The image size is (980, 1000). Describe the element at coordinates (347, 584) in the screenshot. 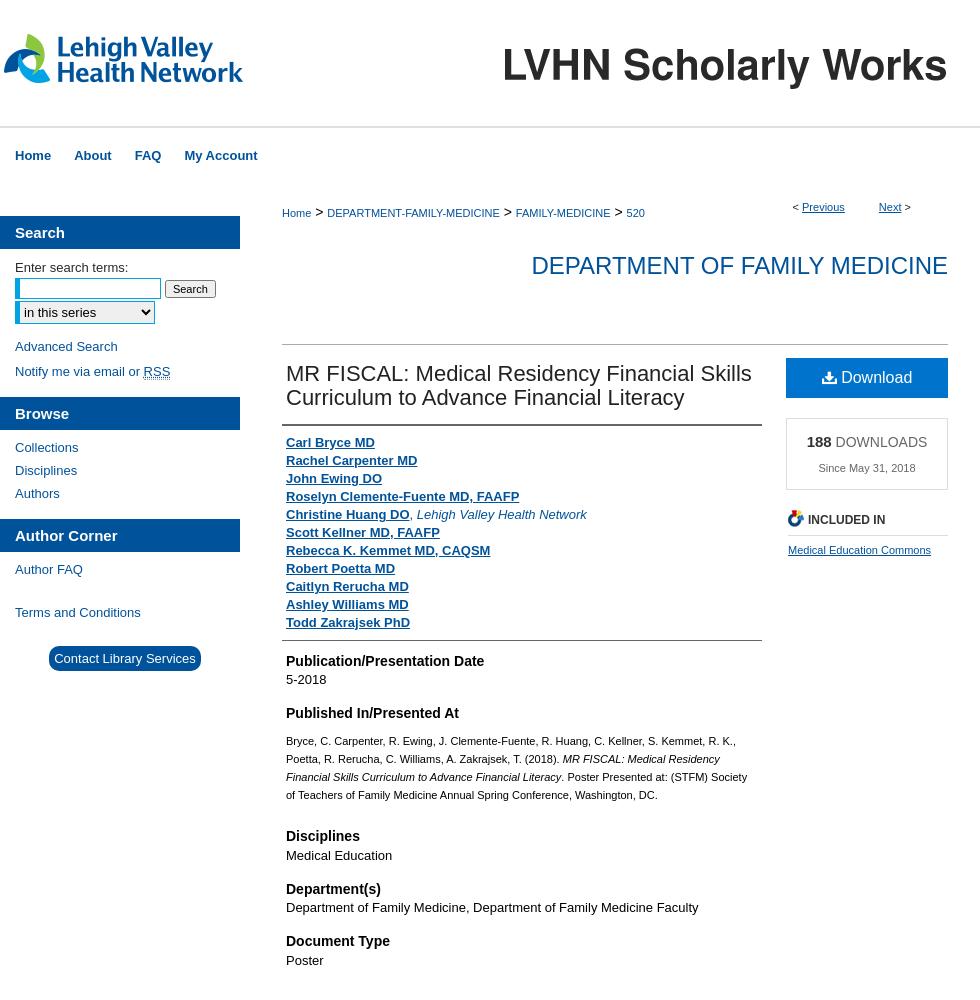

I see `'Caitlyn Rerucha MD'` at that location.